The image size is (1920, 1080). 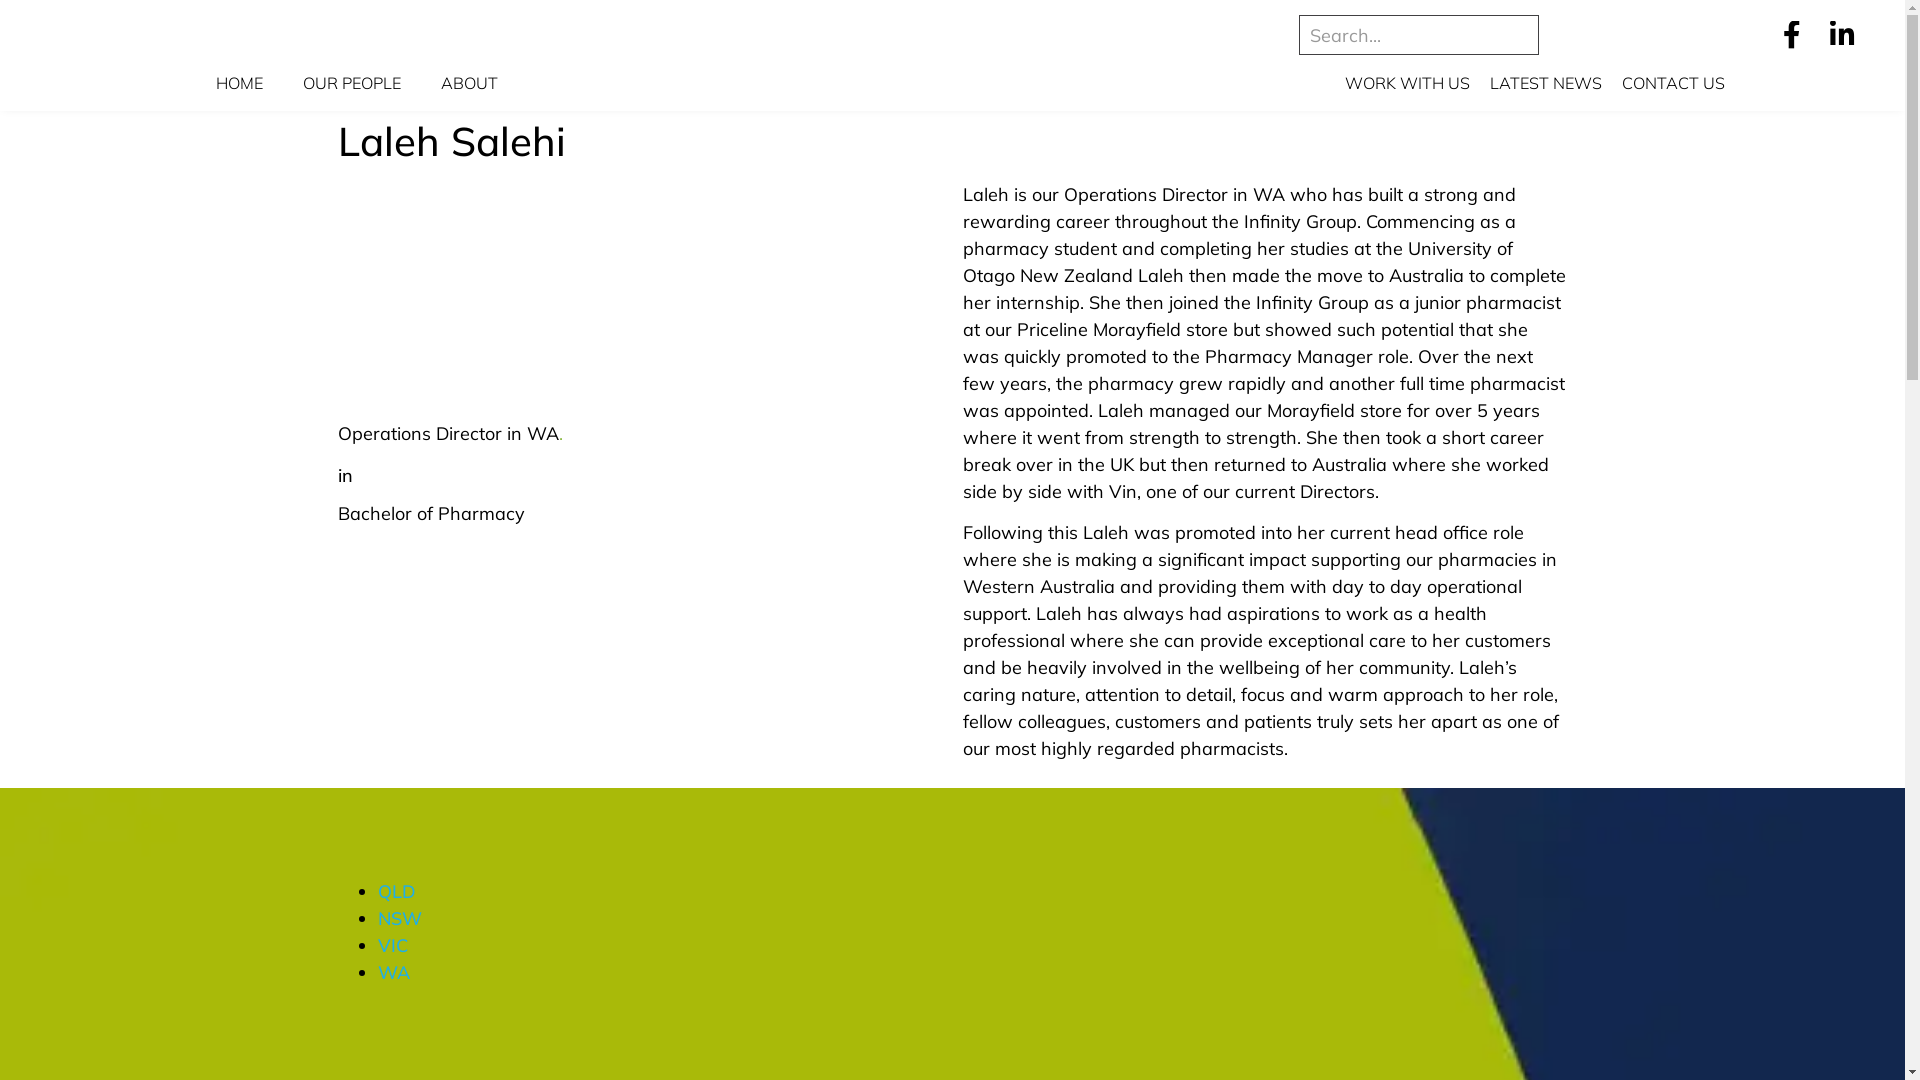 I want to click on 'OUR PEOPLE', so click(x=351, y=82).